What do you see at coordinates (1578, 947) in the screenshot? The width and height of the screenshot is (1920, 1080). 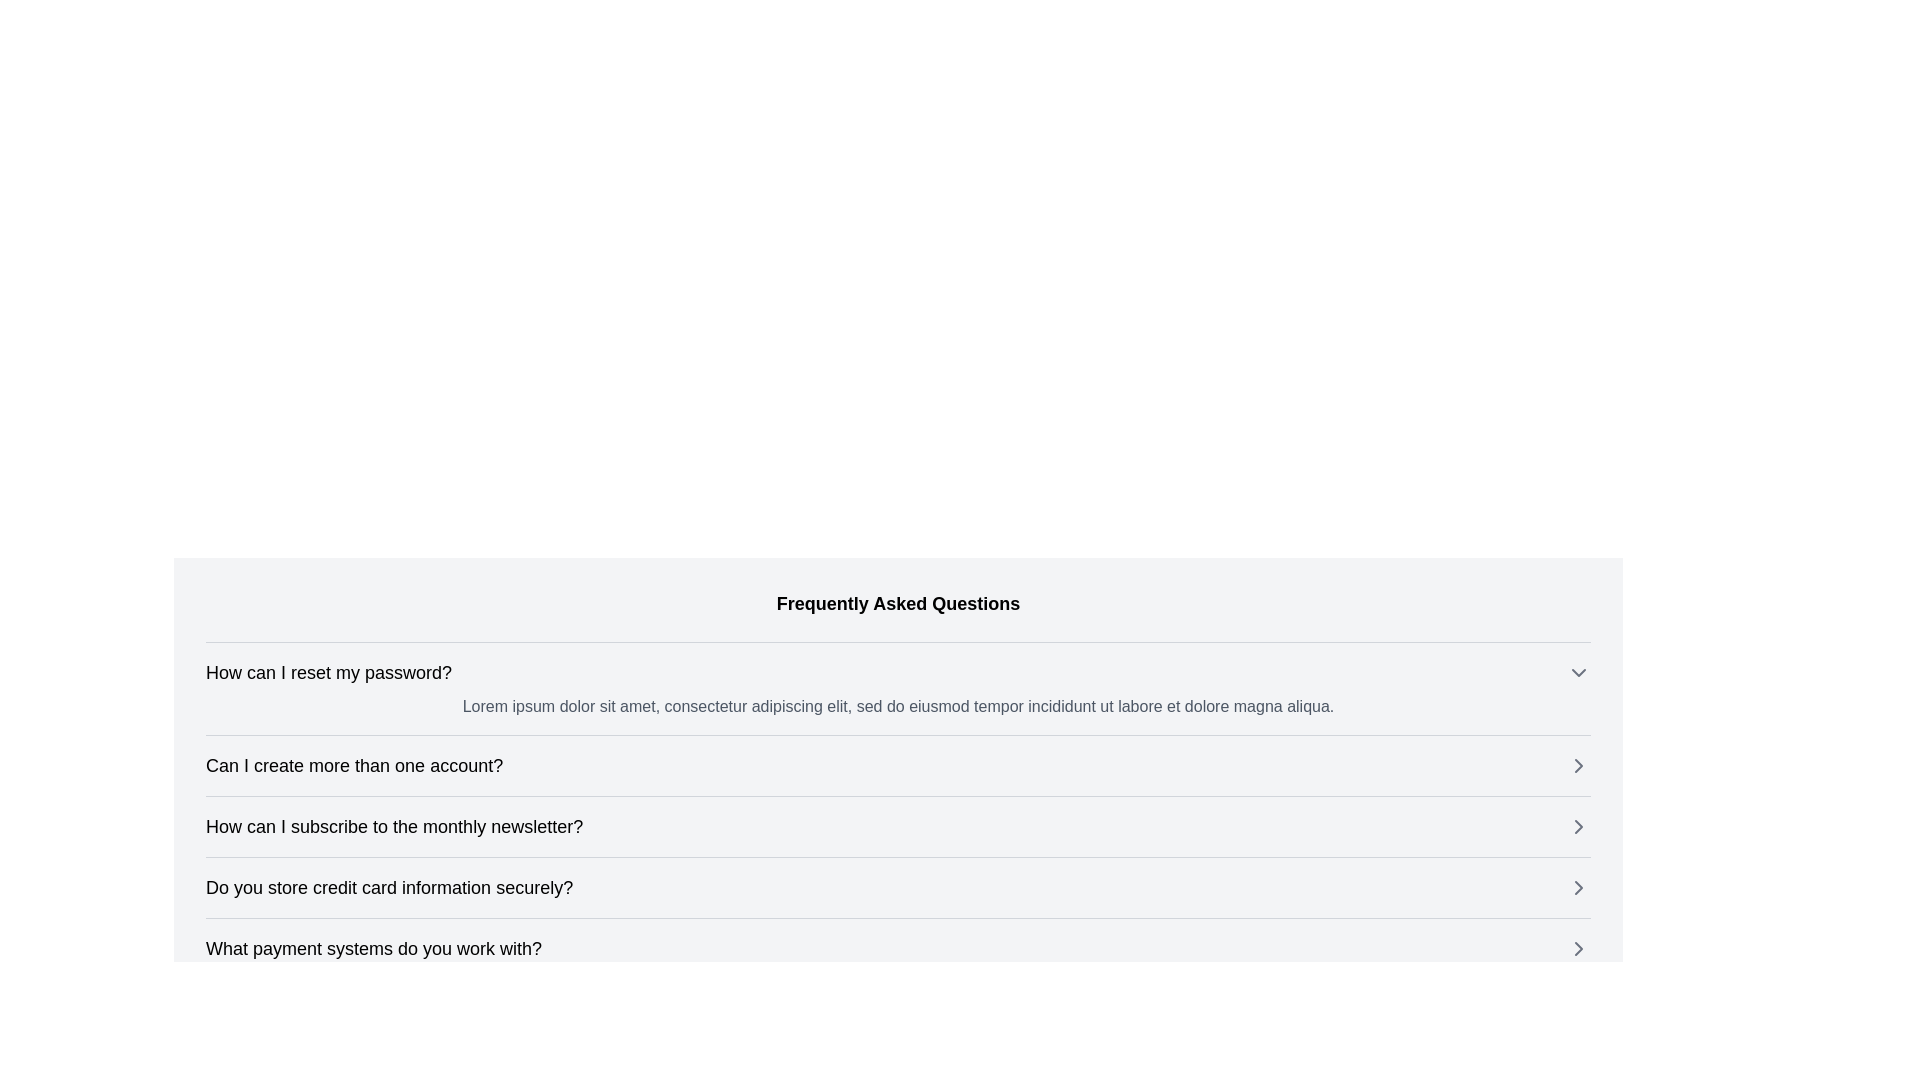 I see `the SVG Icon located at the far right end of the 'What payment systems do you work with?' question row in the FAQ section` at bounding box center [1578, 947].